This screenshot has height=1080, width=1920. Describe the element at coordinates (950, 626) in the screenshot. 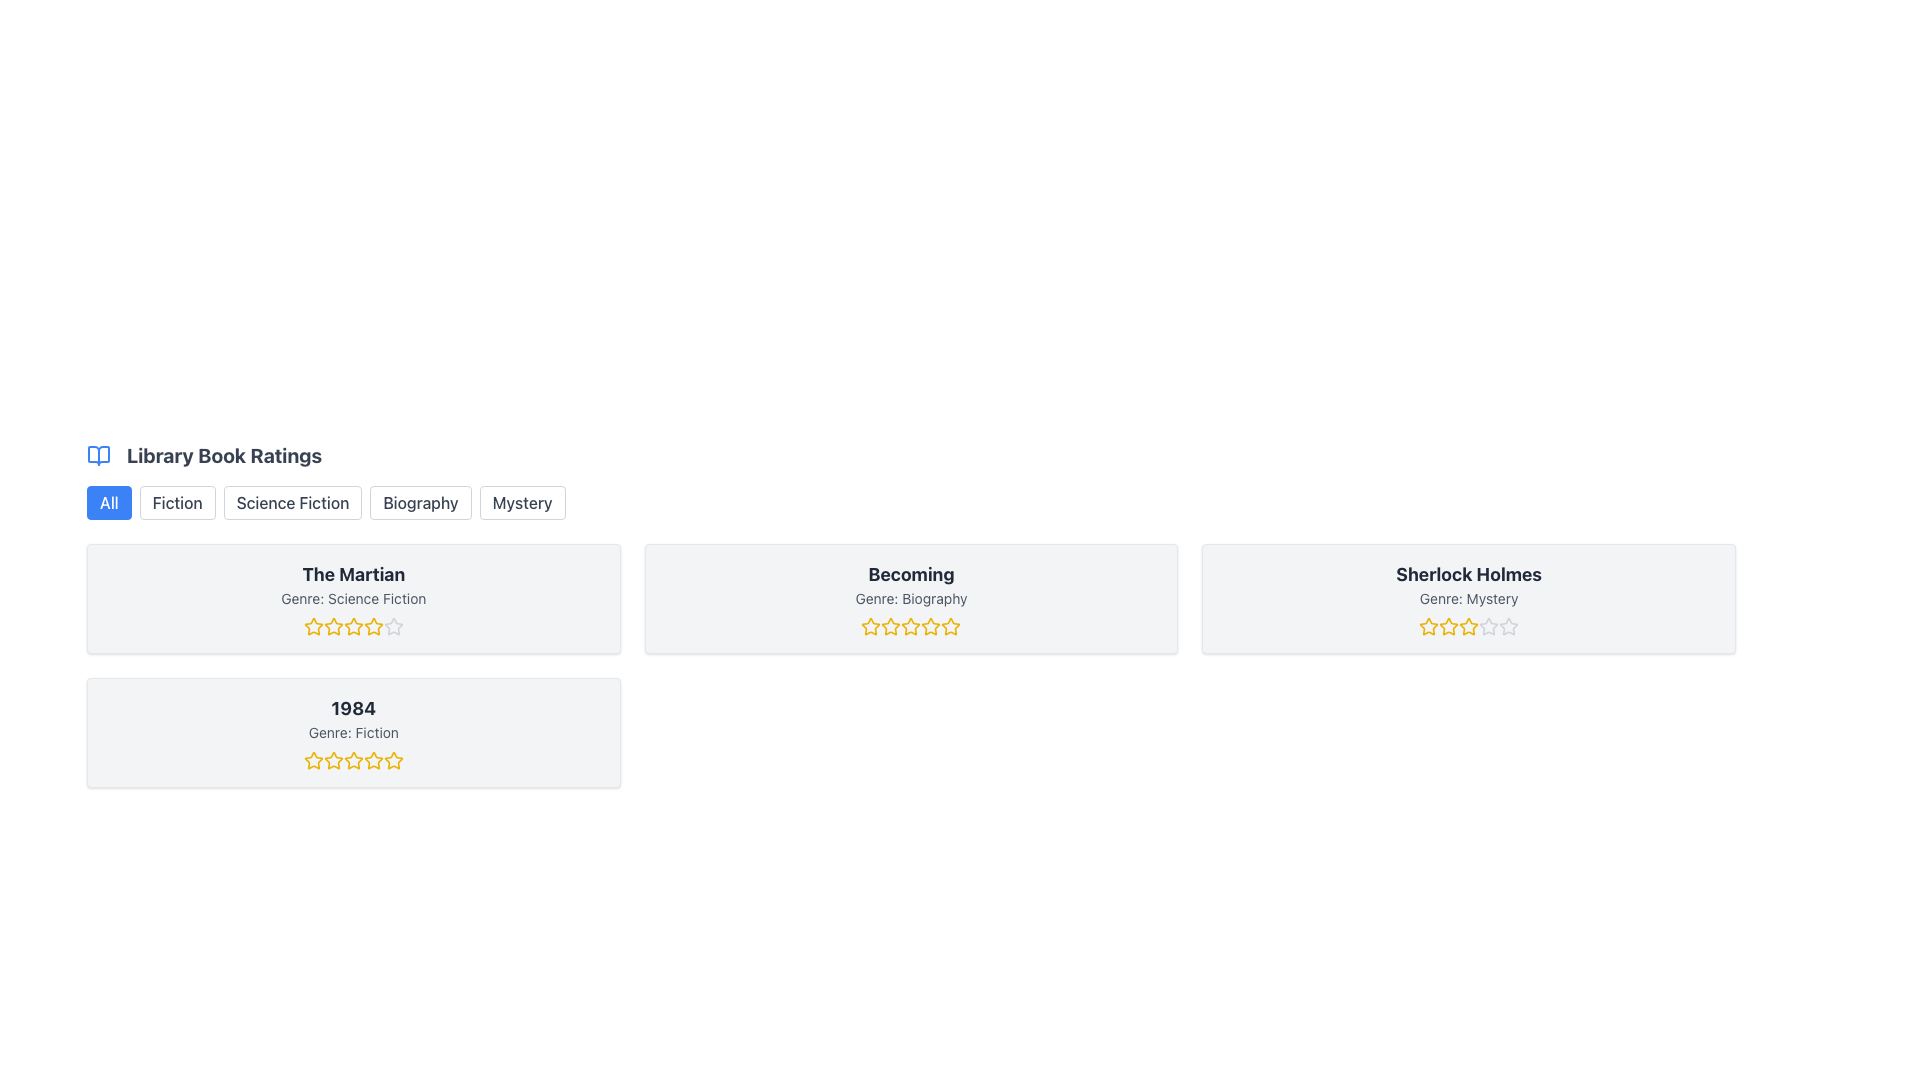

I see `the fifth yellow rating star in the rating system for the book 'Becoming'` at that location.